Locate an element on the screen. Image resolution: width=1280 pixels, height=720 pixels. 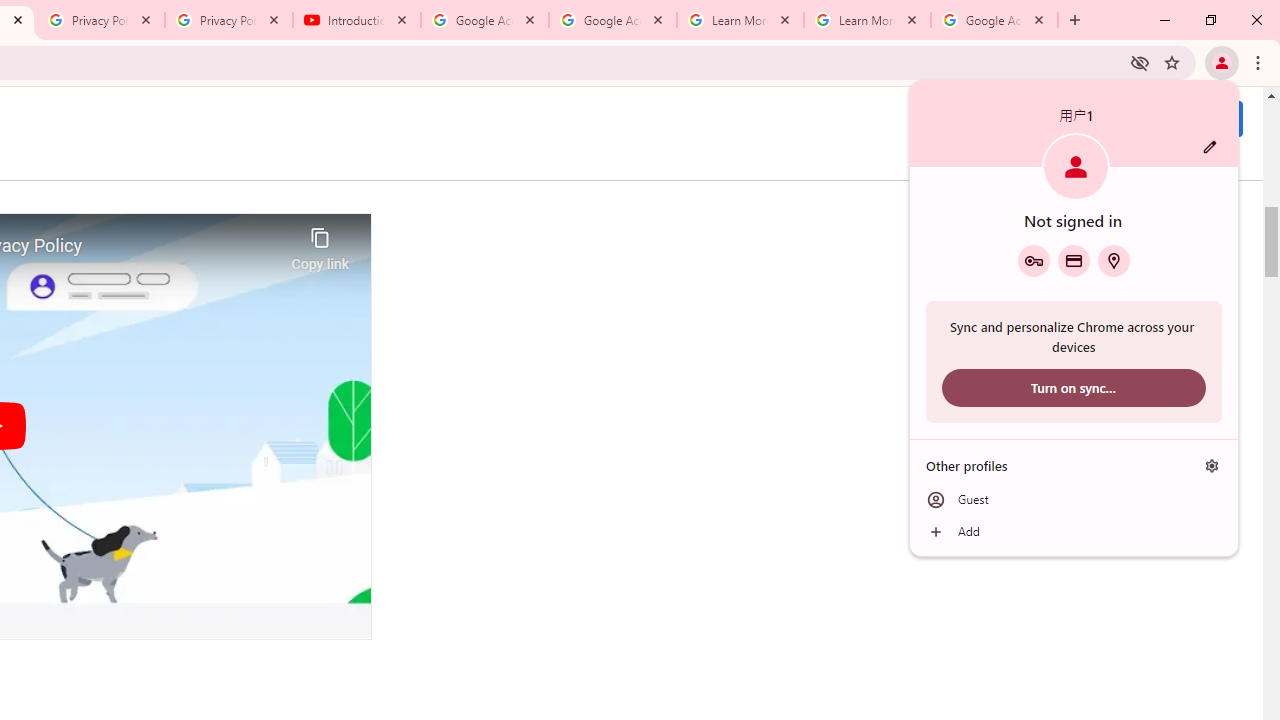
'Google Account' is located at coordinates (994, 20).